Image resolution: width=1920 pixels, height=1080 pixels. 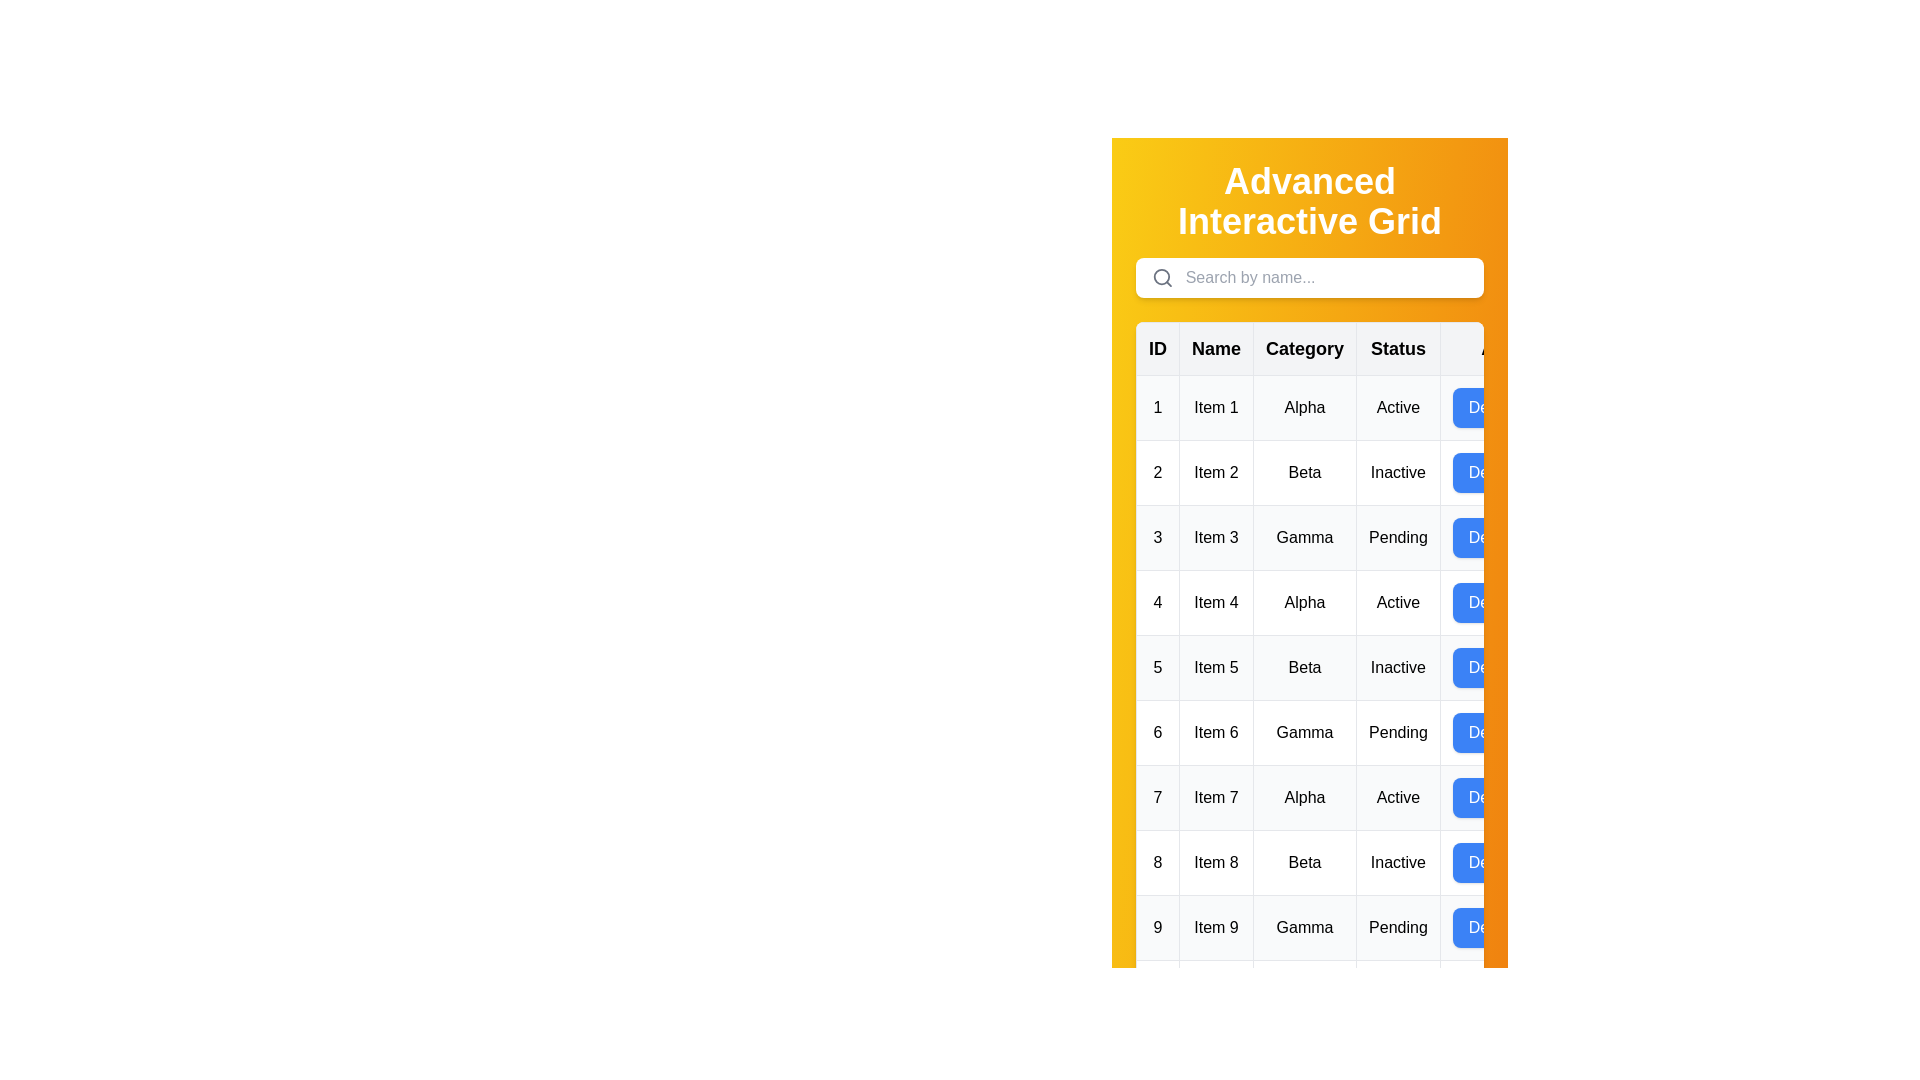 I want to click on the column header Name to sort the data, so click(x=1214, y=347).